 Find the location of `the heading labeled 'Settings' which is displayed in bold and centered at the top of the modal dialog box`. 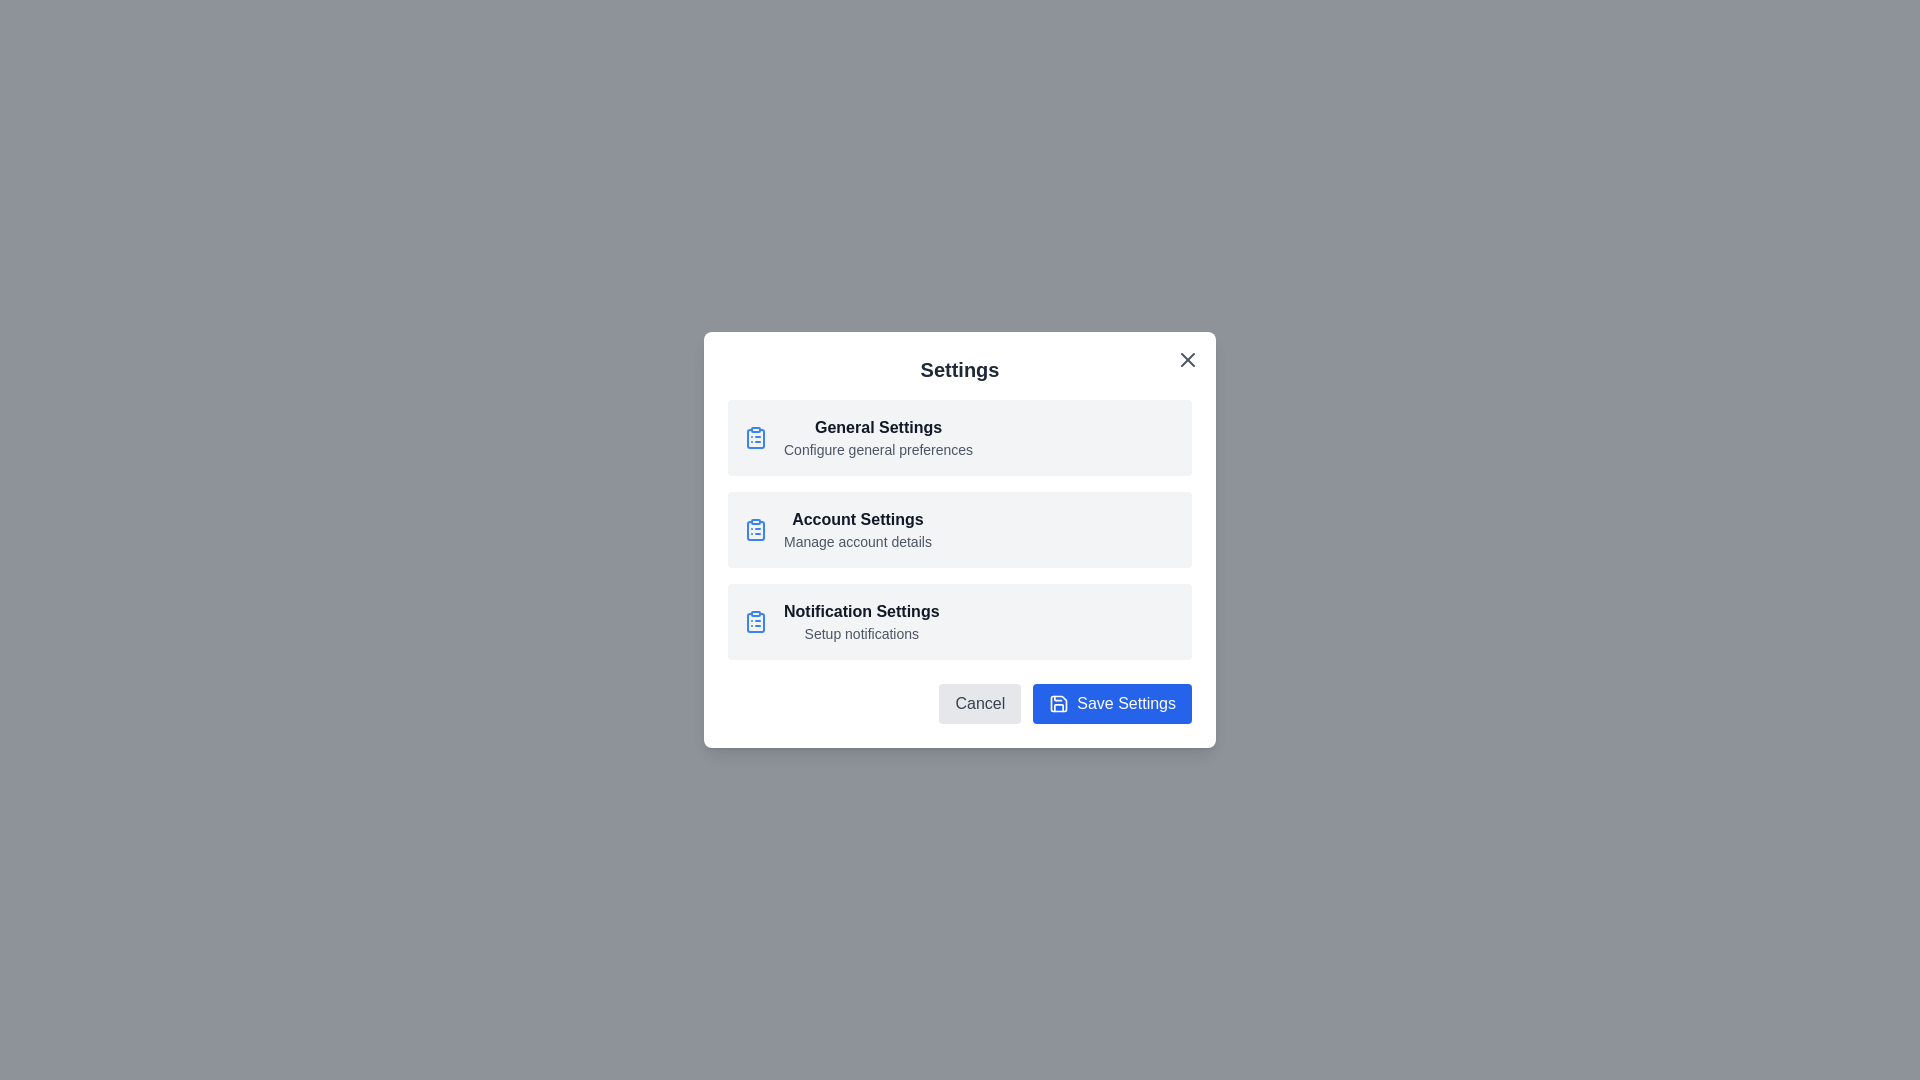

the heading labeled 'Settings' which is displayed in bold and centered at the top of the modal dialog box is located at coordinates (960, 370).